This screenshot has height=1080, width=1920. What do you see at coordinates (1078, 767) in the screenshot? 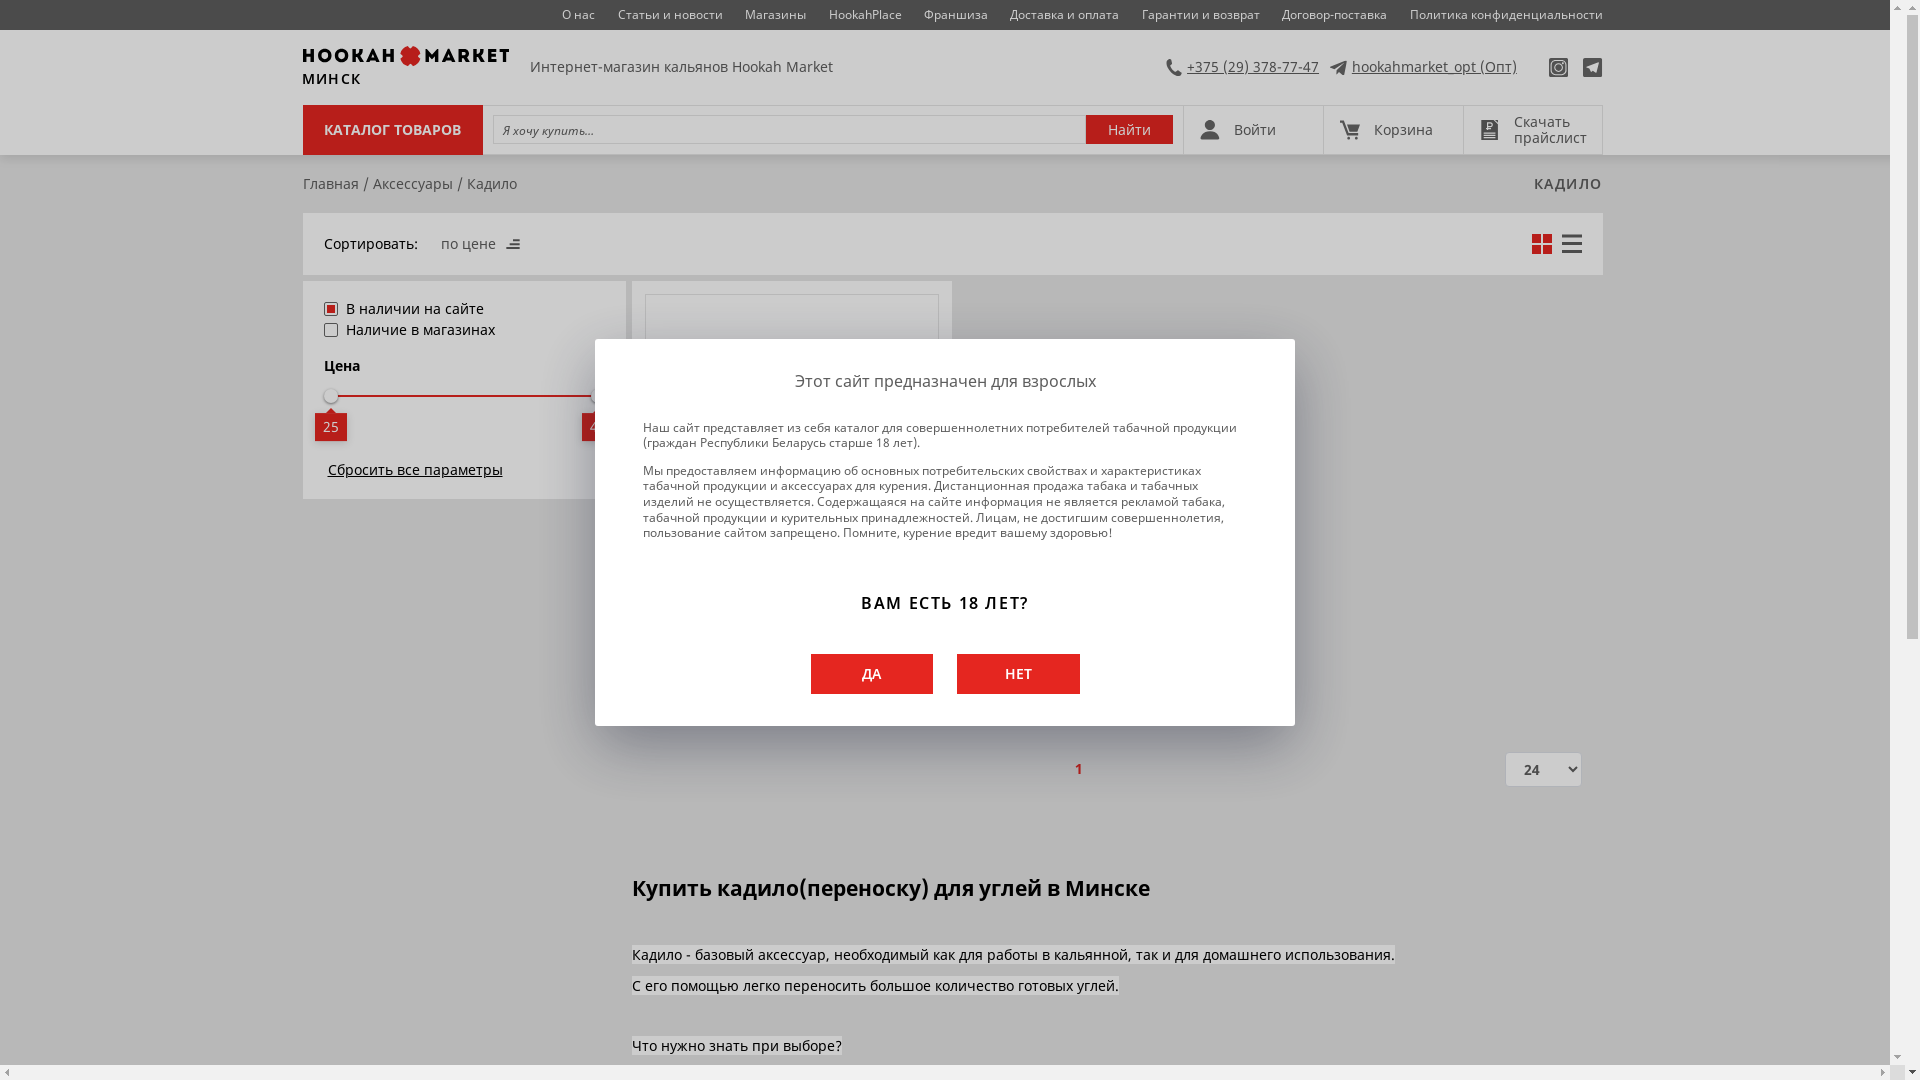
I see `'1'` at bounding box center [1078, 767].